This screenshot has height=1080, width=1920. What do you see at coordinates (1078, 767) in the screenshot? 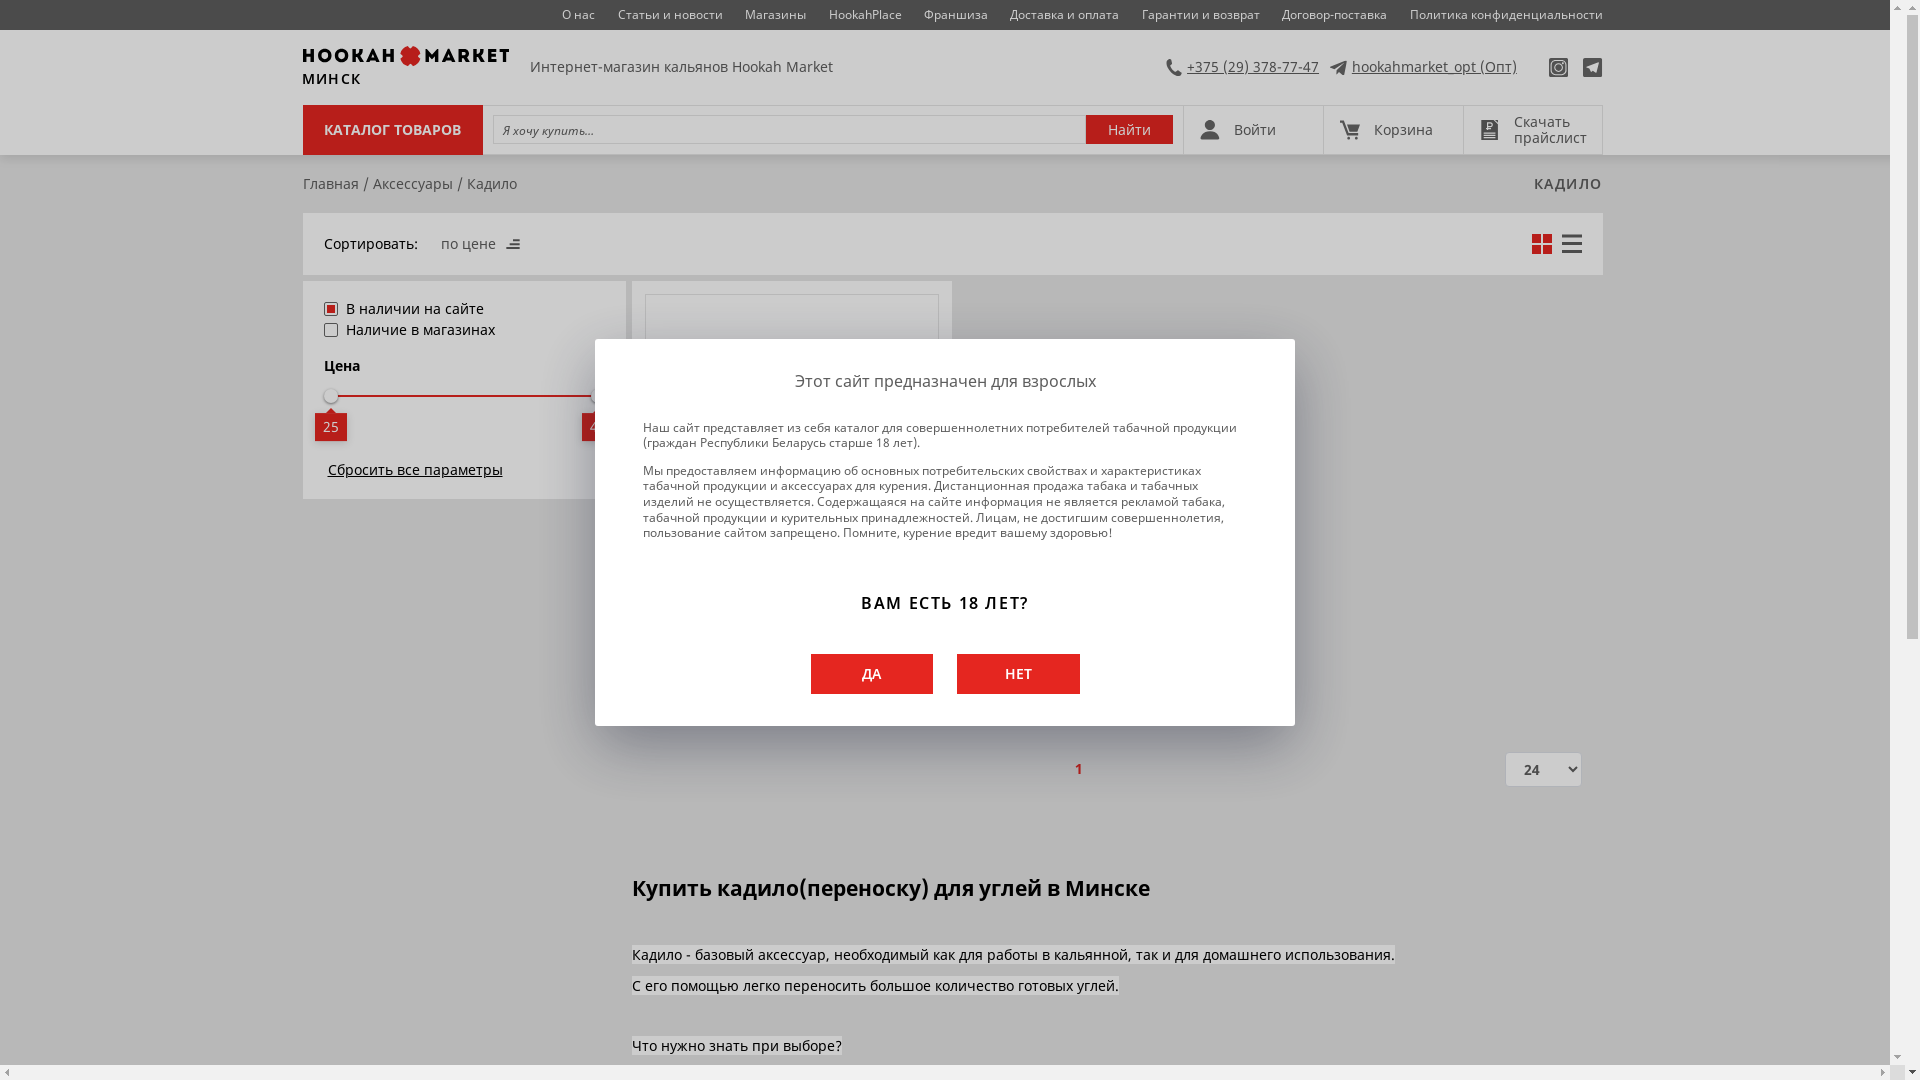
I see `'1'` at bounding box center [1078, 767].